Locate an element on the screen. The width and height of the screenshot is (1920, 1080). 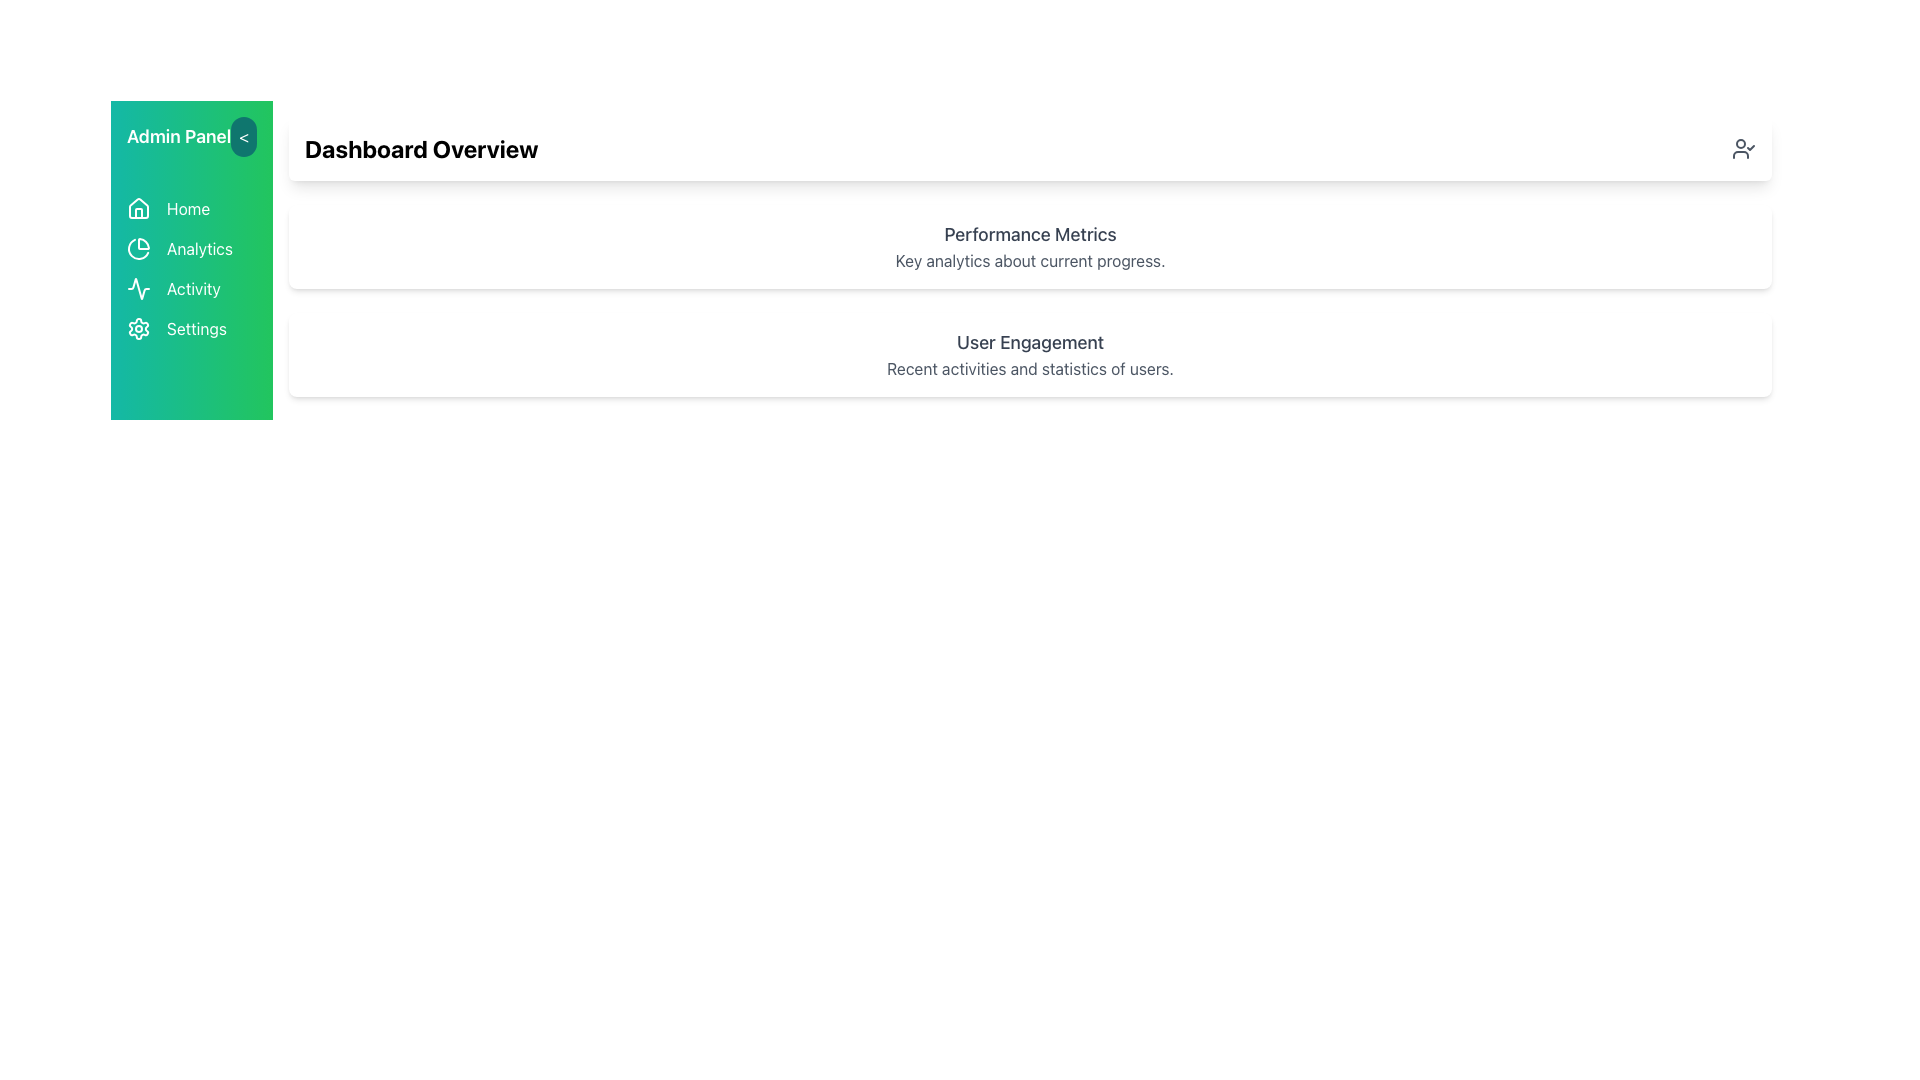
the 'Analytics' text label in the vertical navigation menu is located at coordinates (200, 248).